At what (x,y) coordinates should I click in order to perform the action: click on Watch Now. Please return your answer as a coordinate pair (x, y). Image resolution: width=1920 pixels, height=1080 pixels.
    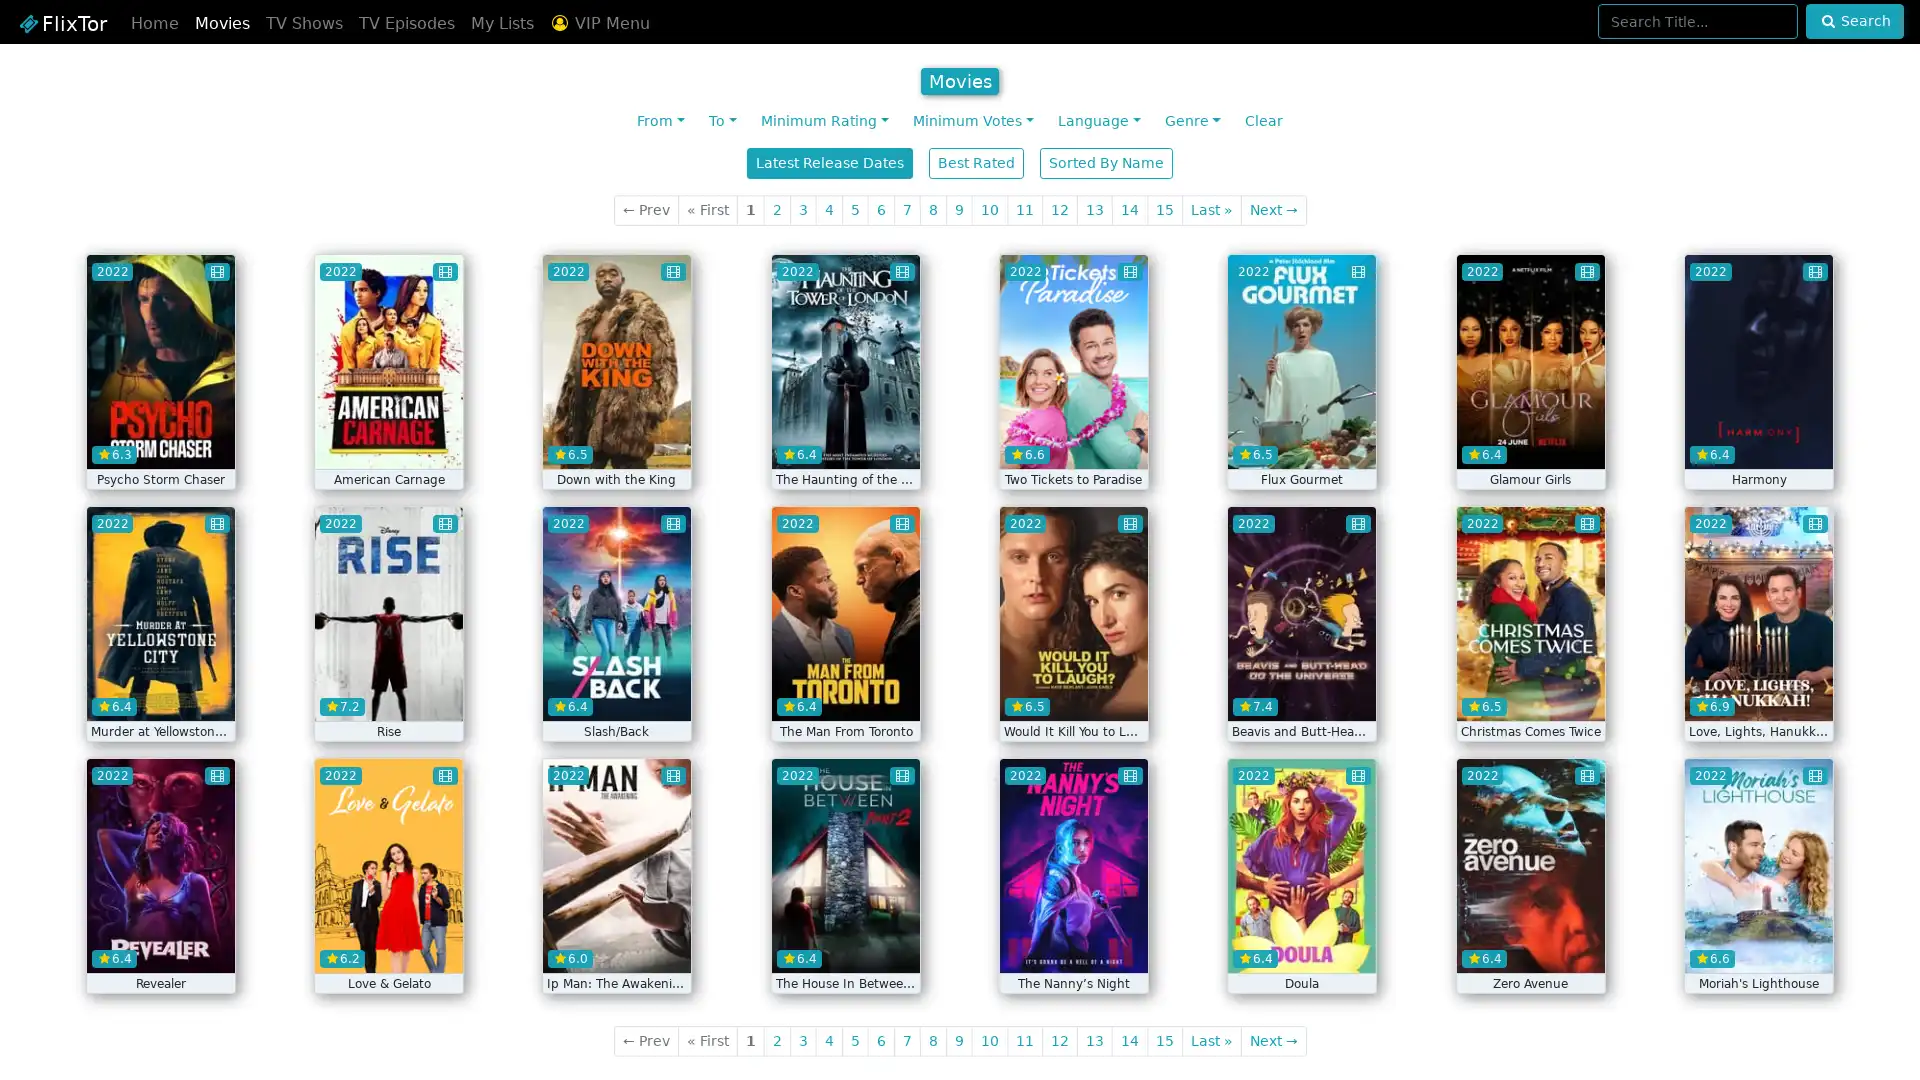
    Looking at the image, I should click on (1072, 690).